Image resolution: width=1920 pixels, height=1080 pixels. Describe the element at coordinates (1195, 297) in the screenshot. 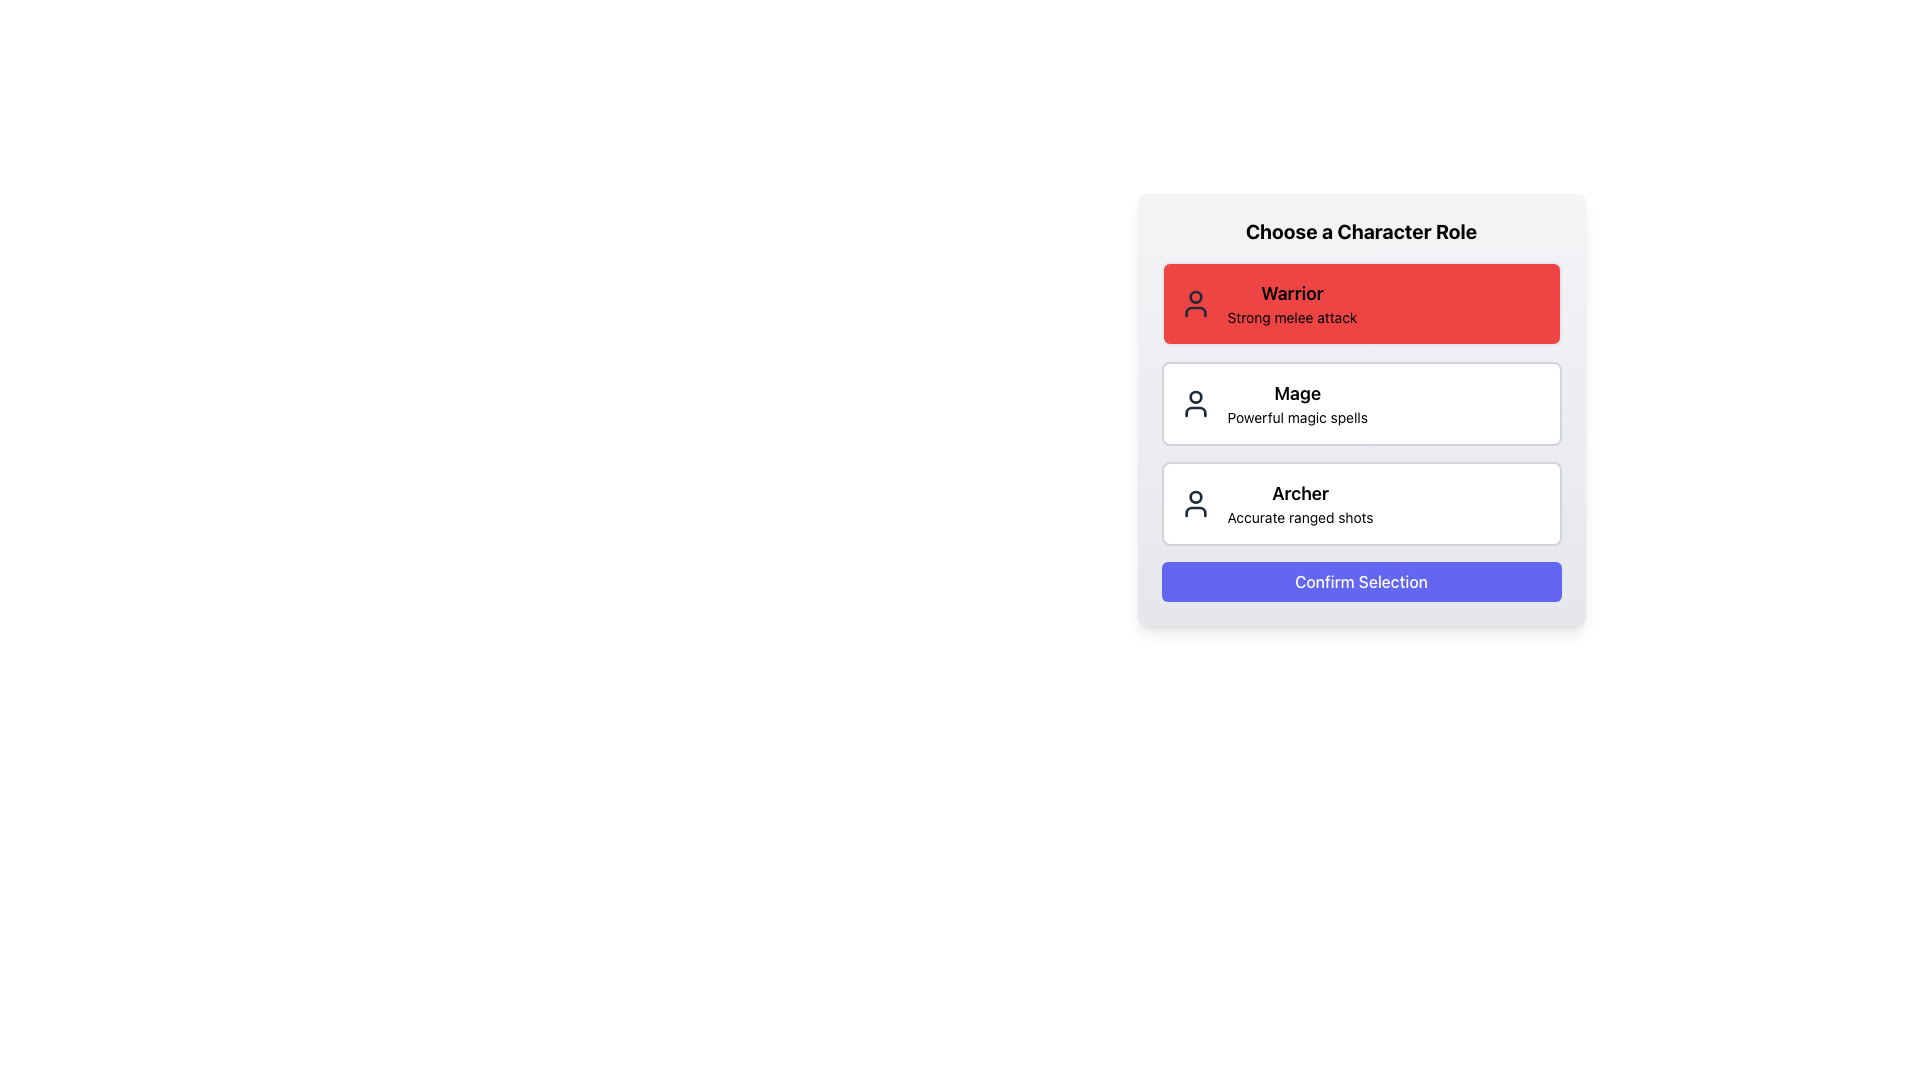

I see `circular SVG element representing the user icon for the 'Warrior' character role located in the character role selection interface` at that location.